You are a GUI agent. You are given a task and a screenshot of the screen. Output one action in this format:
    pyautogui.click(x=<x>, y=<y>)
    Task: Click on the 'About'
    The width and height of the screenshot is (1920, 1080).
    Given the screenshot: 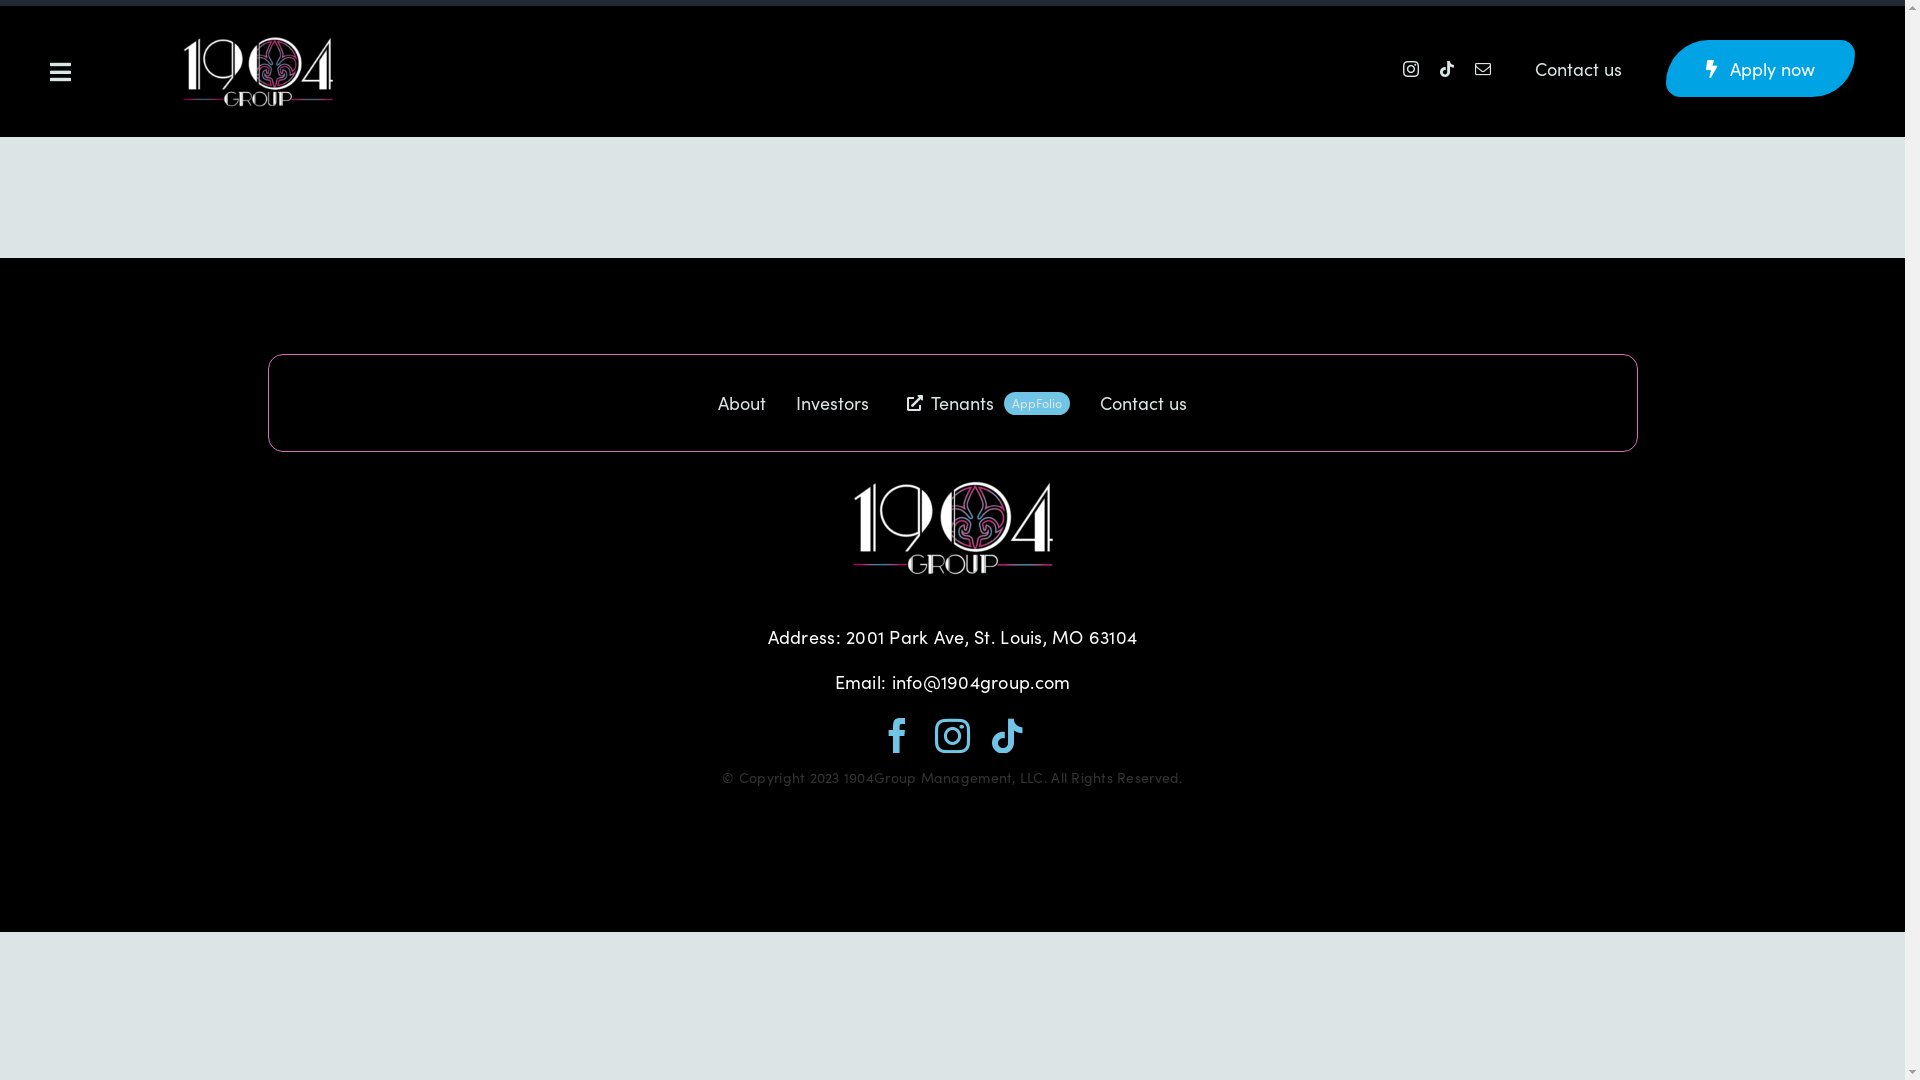 What is the action you would take?
    pyautogui.click(x=718, y=402)
    